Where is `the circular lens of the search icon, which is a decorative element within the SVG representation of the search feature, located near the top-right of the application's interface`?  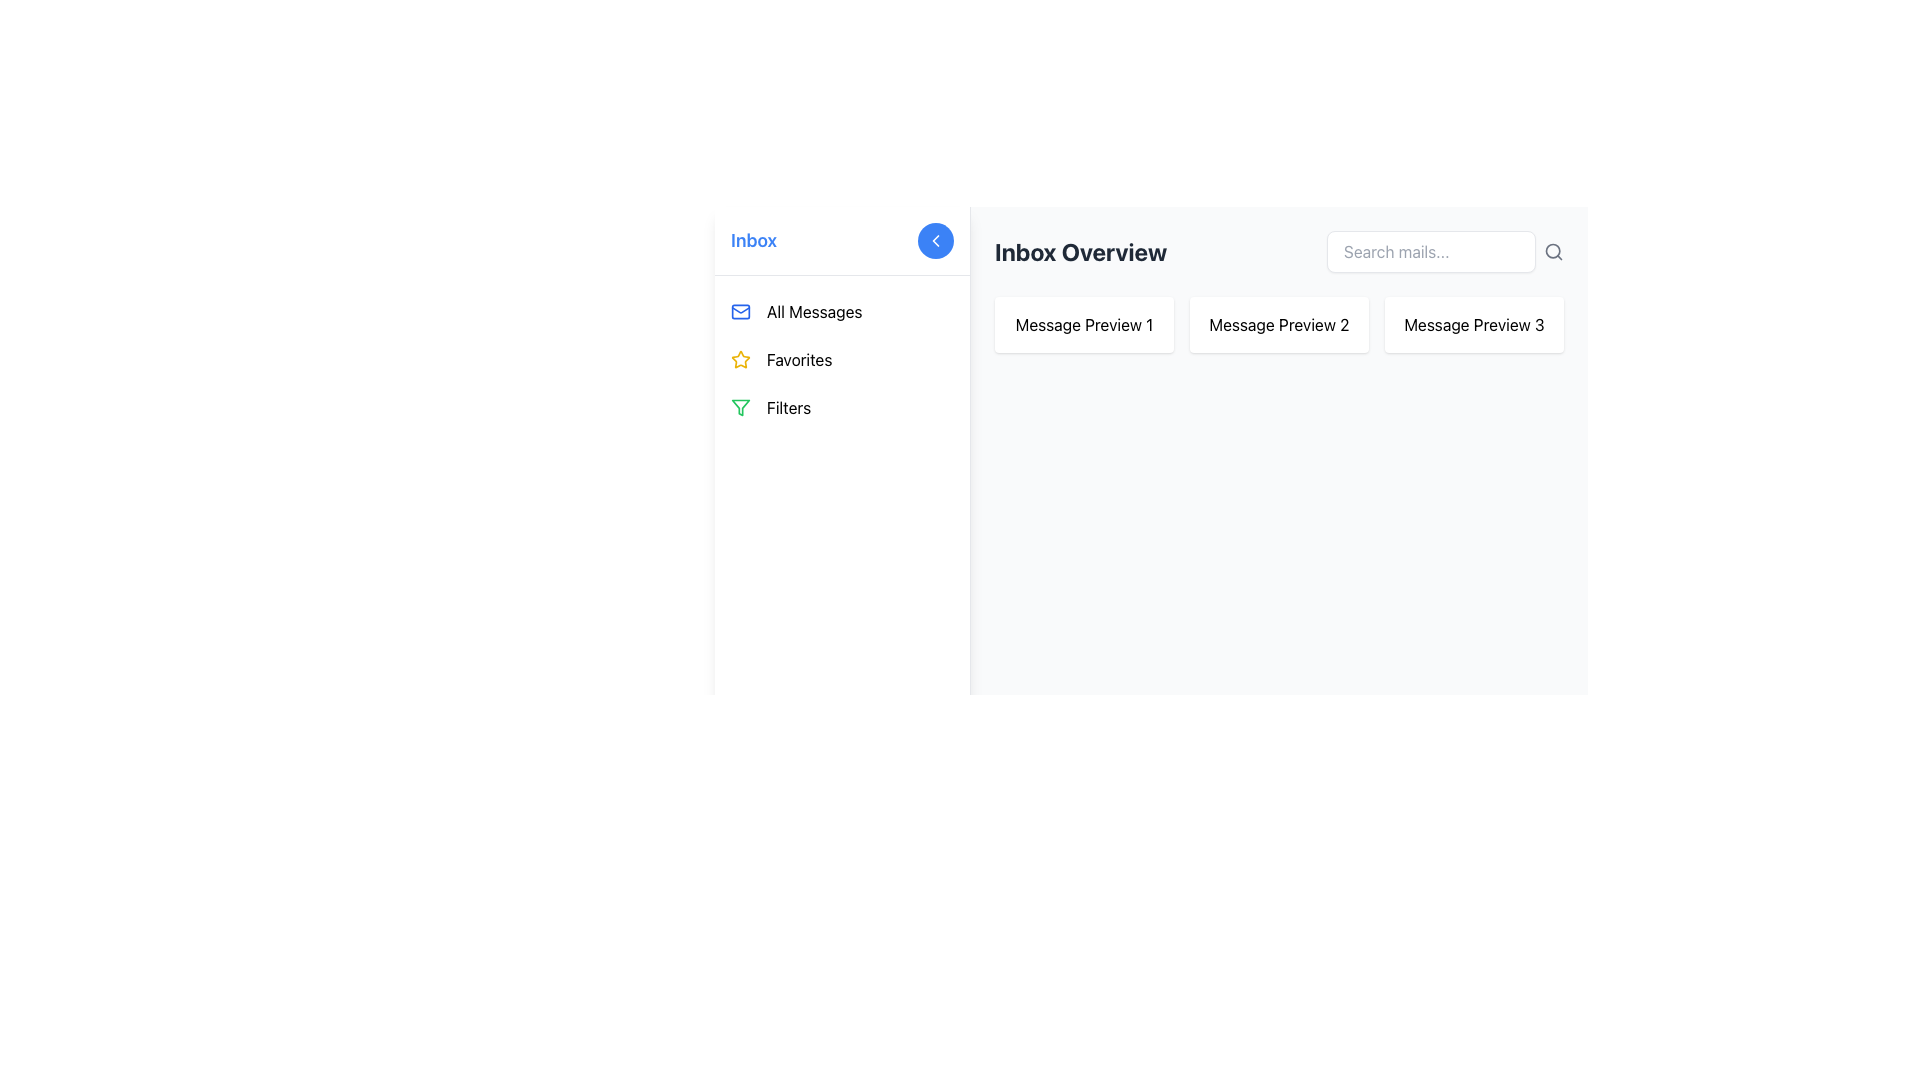
the circular lens of the search icon, which is a decorative element within the SVG representation of the search feature, located near the top-right of the application's interface is located at coordinates (1552, 250).